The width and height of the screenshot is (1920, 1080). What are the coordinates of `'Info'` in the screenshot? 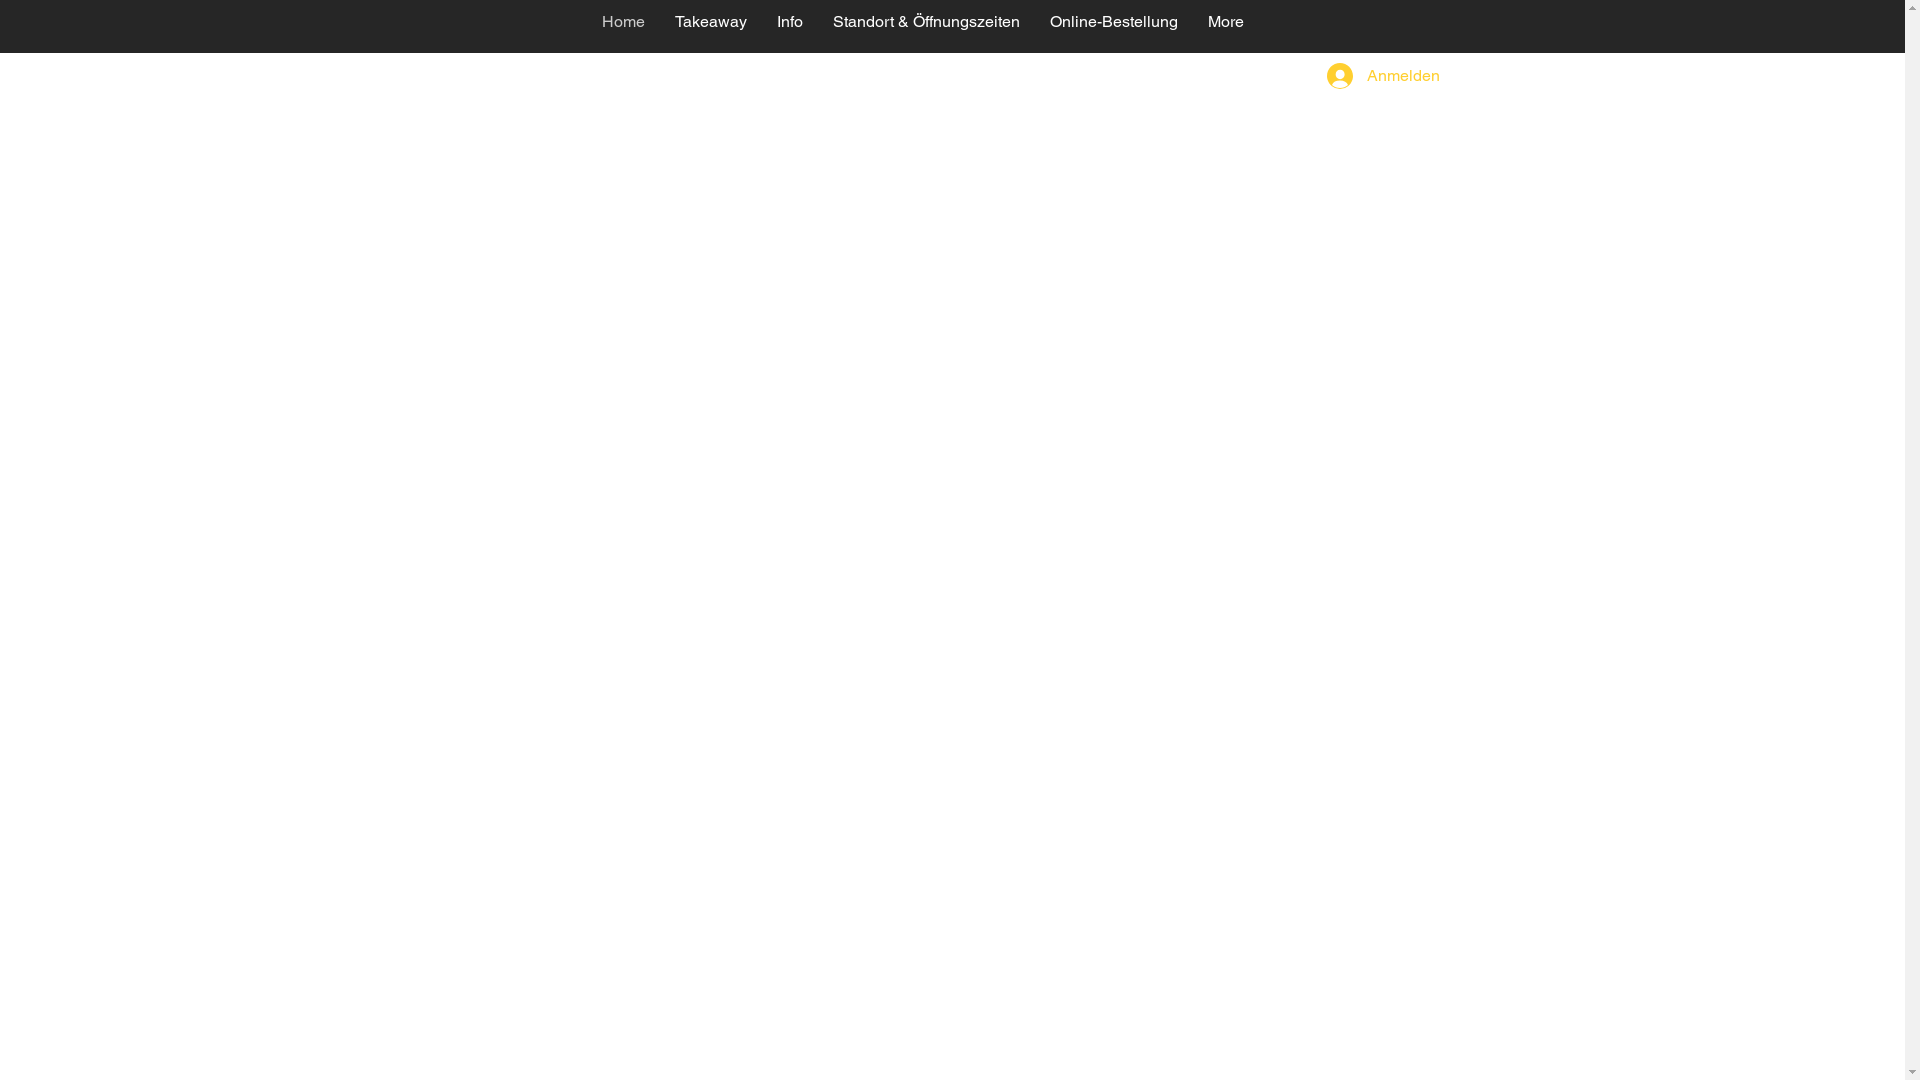 It's located at (761, 25).